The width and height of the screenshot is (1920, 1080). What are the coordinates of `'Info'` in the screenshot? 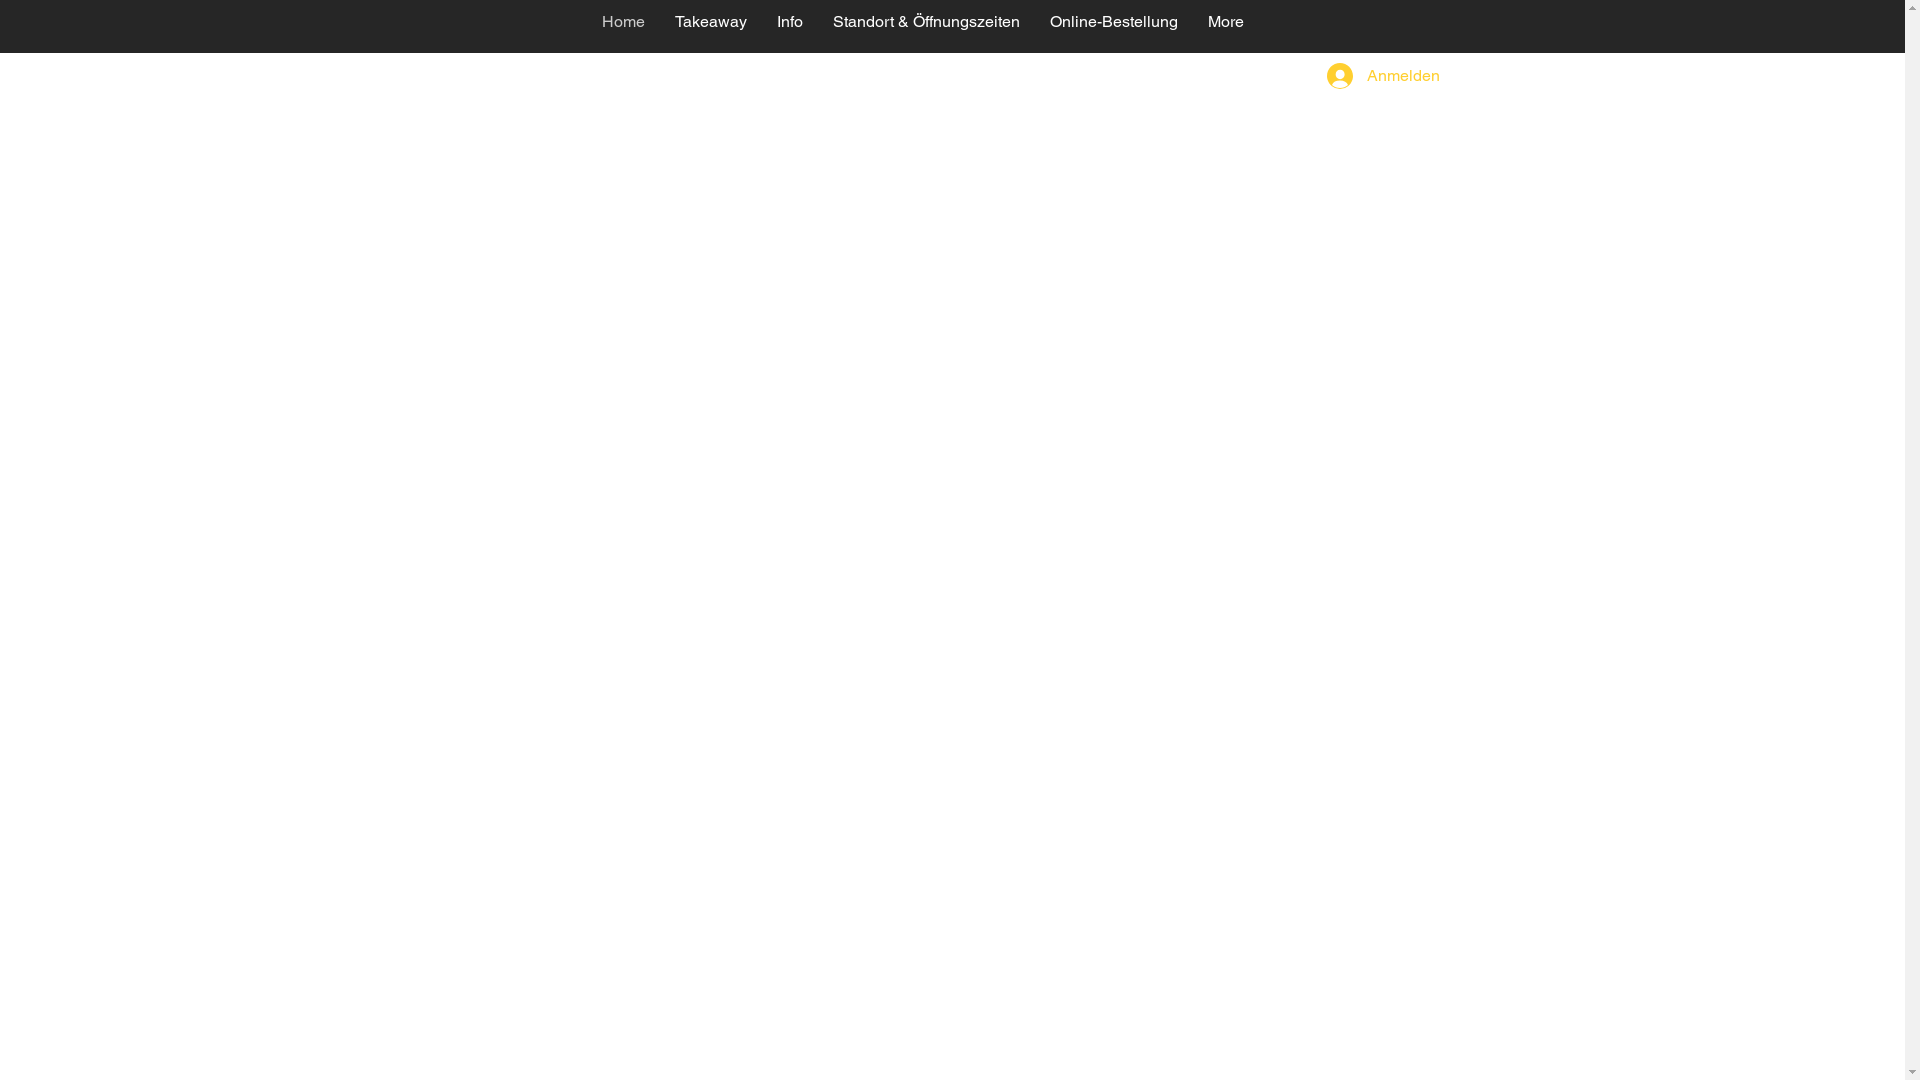 It's located at (761, 25).